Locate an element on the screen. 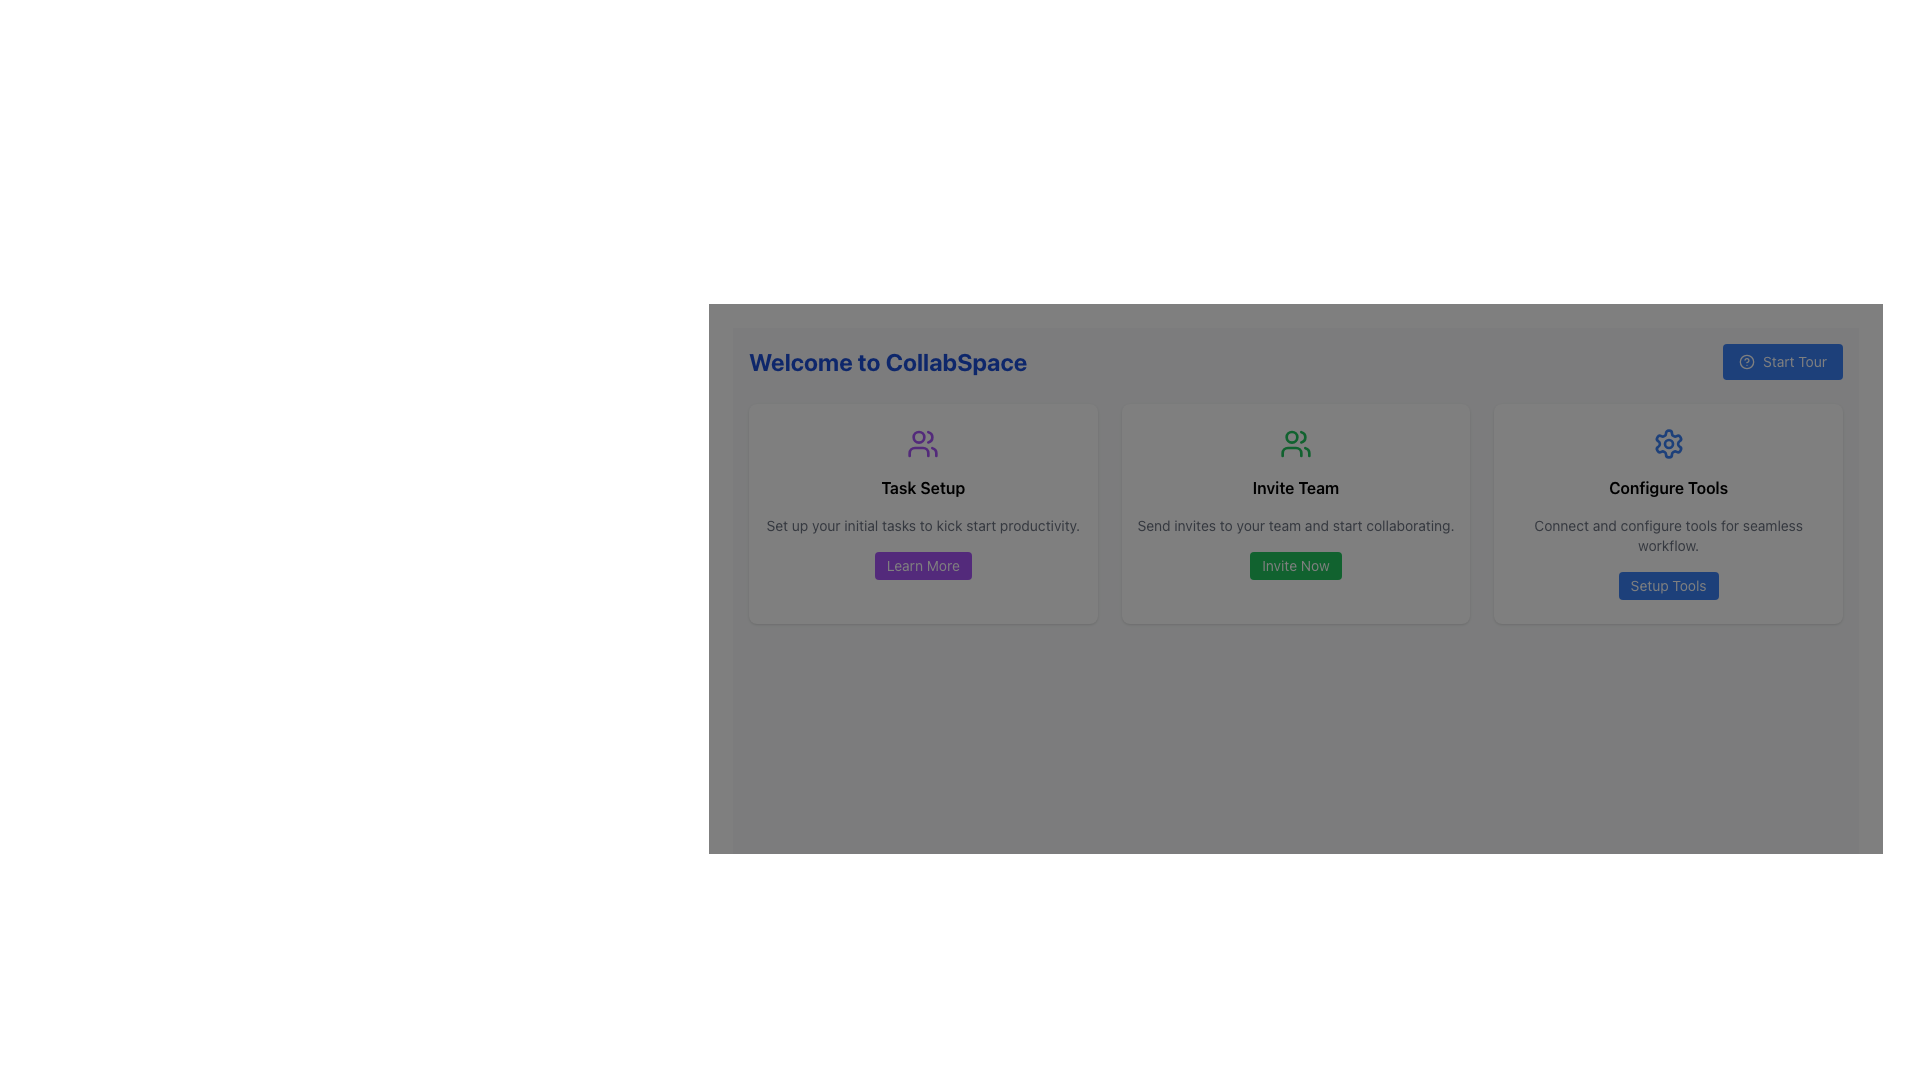  the text label that contains the description 'Connect and configure tools for seamless workflow.' which is located below the 'Configure Tools' title and above the 'Setup Tools' button in the rightmost card of a three-card layout is located at coordinates (1668, 535).